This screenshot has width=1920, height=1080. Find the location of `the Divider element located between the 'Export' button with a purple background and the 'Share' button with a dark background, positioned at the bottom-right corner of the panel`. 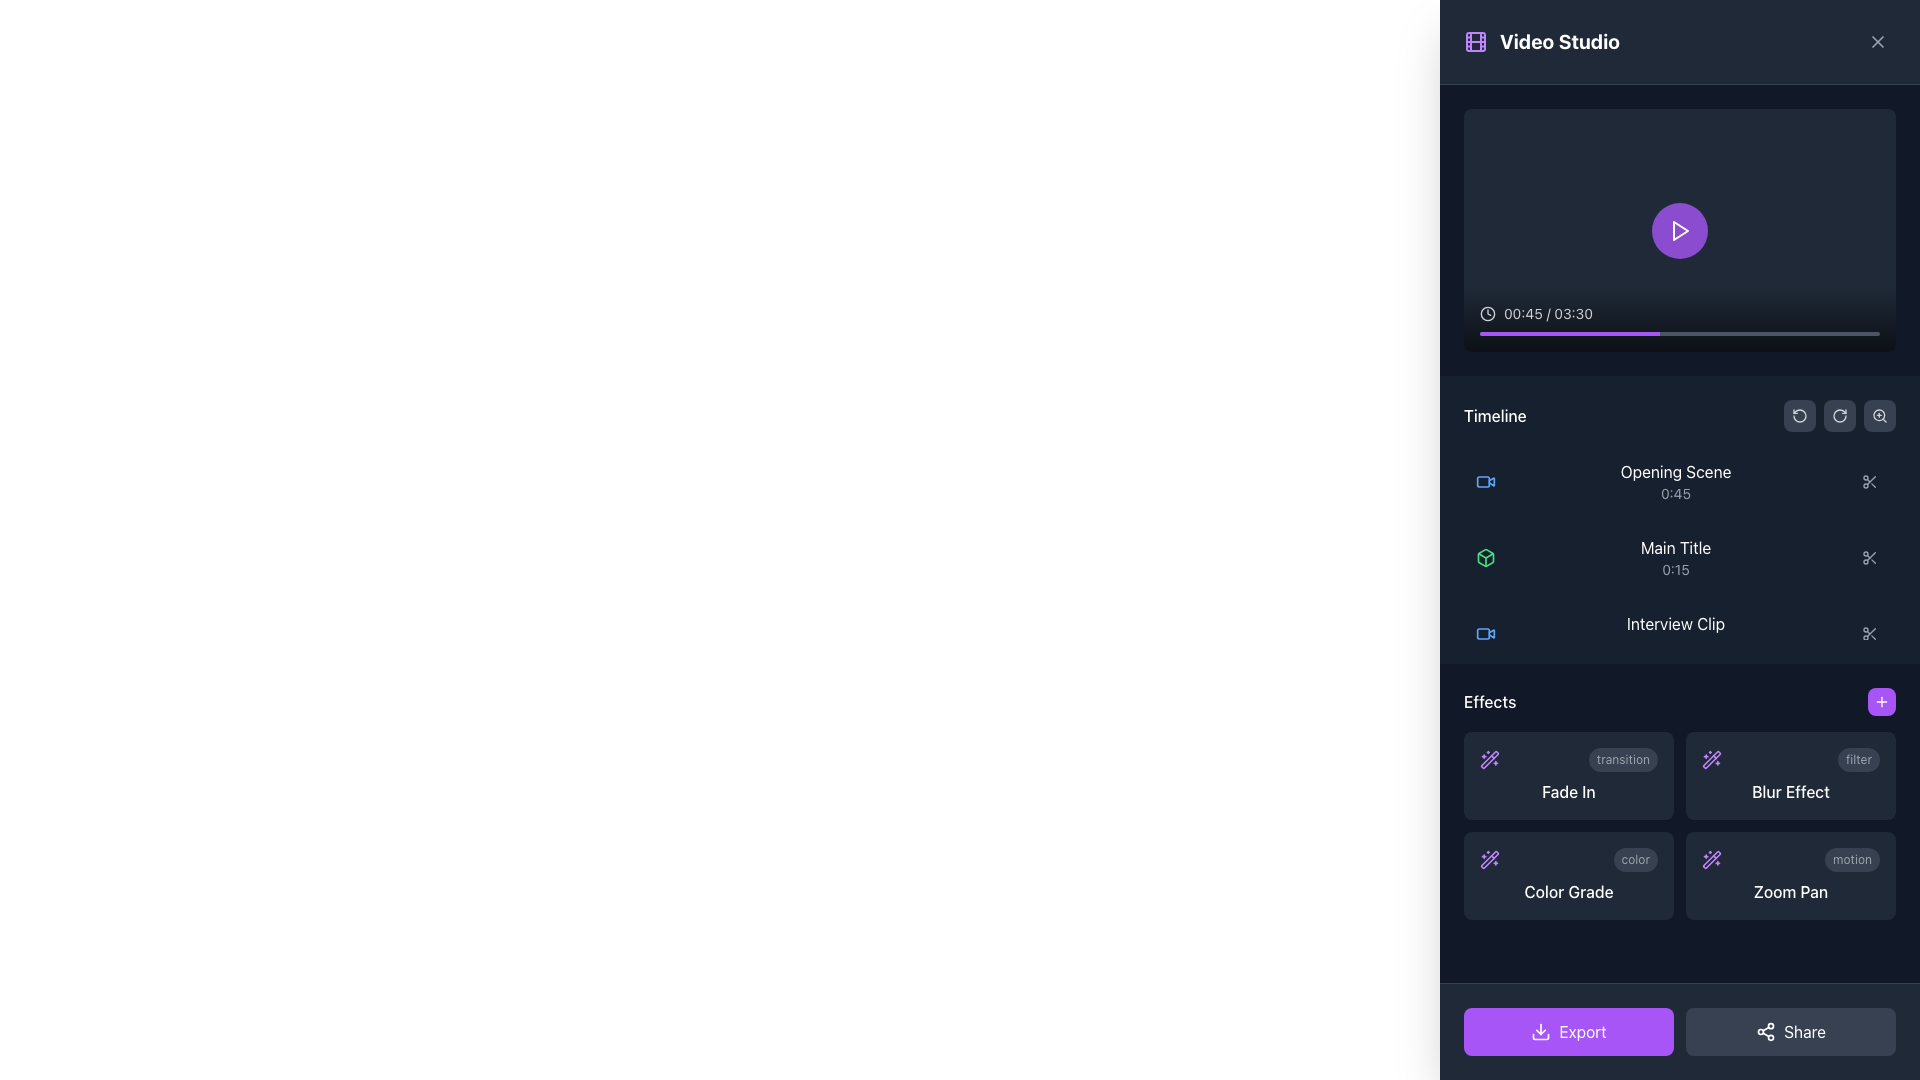

the Divider element located between the 'Export' button with a purple background and the 'Share' button with a dark background, positioned at the bottom-right corner of the panel is located at coordinates (1680, 1032).